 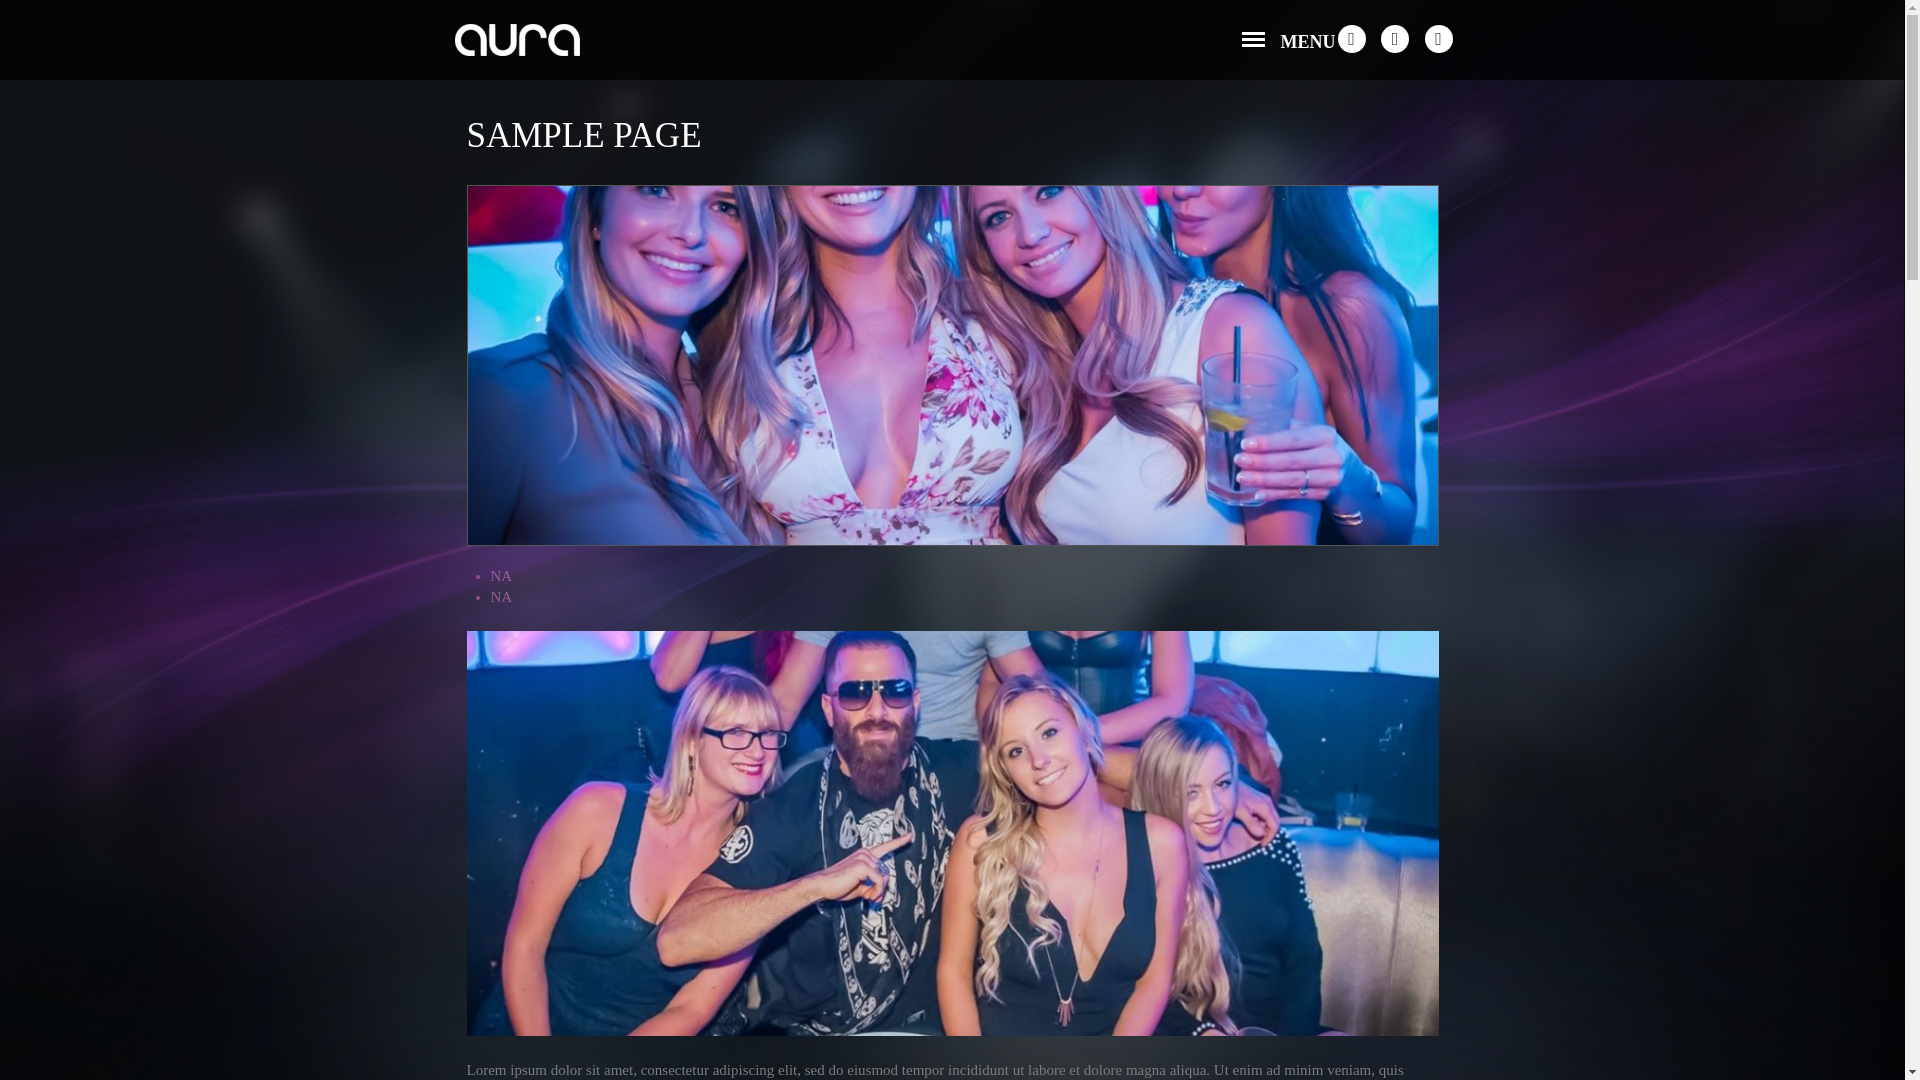 What do you see at coordinates (1283, 41) in the screenshot?
I see `'MENU'` at bounding box center [1283, 41].